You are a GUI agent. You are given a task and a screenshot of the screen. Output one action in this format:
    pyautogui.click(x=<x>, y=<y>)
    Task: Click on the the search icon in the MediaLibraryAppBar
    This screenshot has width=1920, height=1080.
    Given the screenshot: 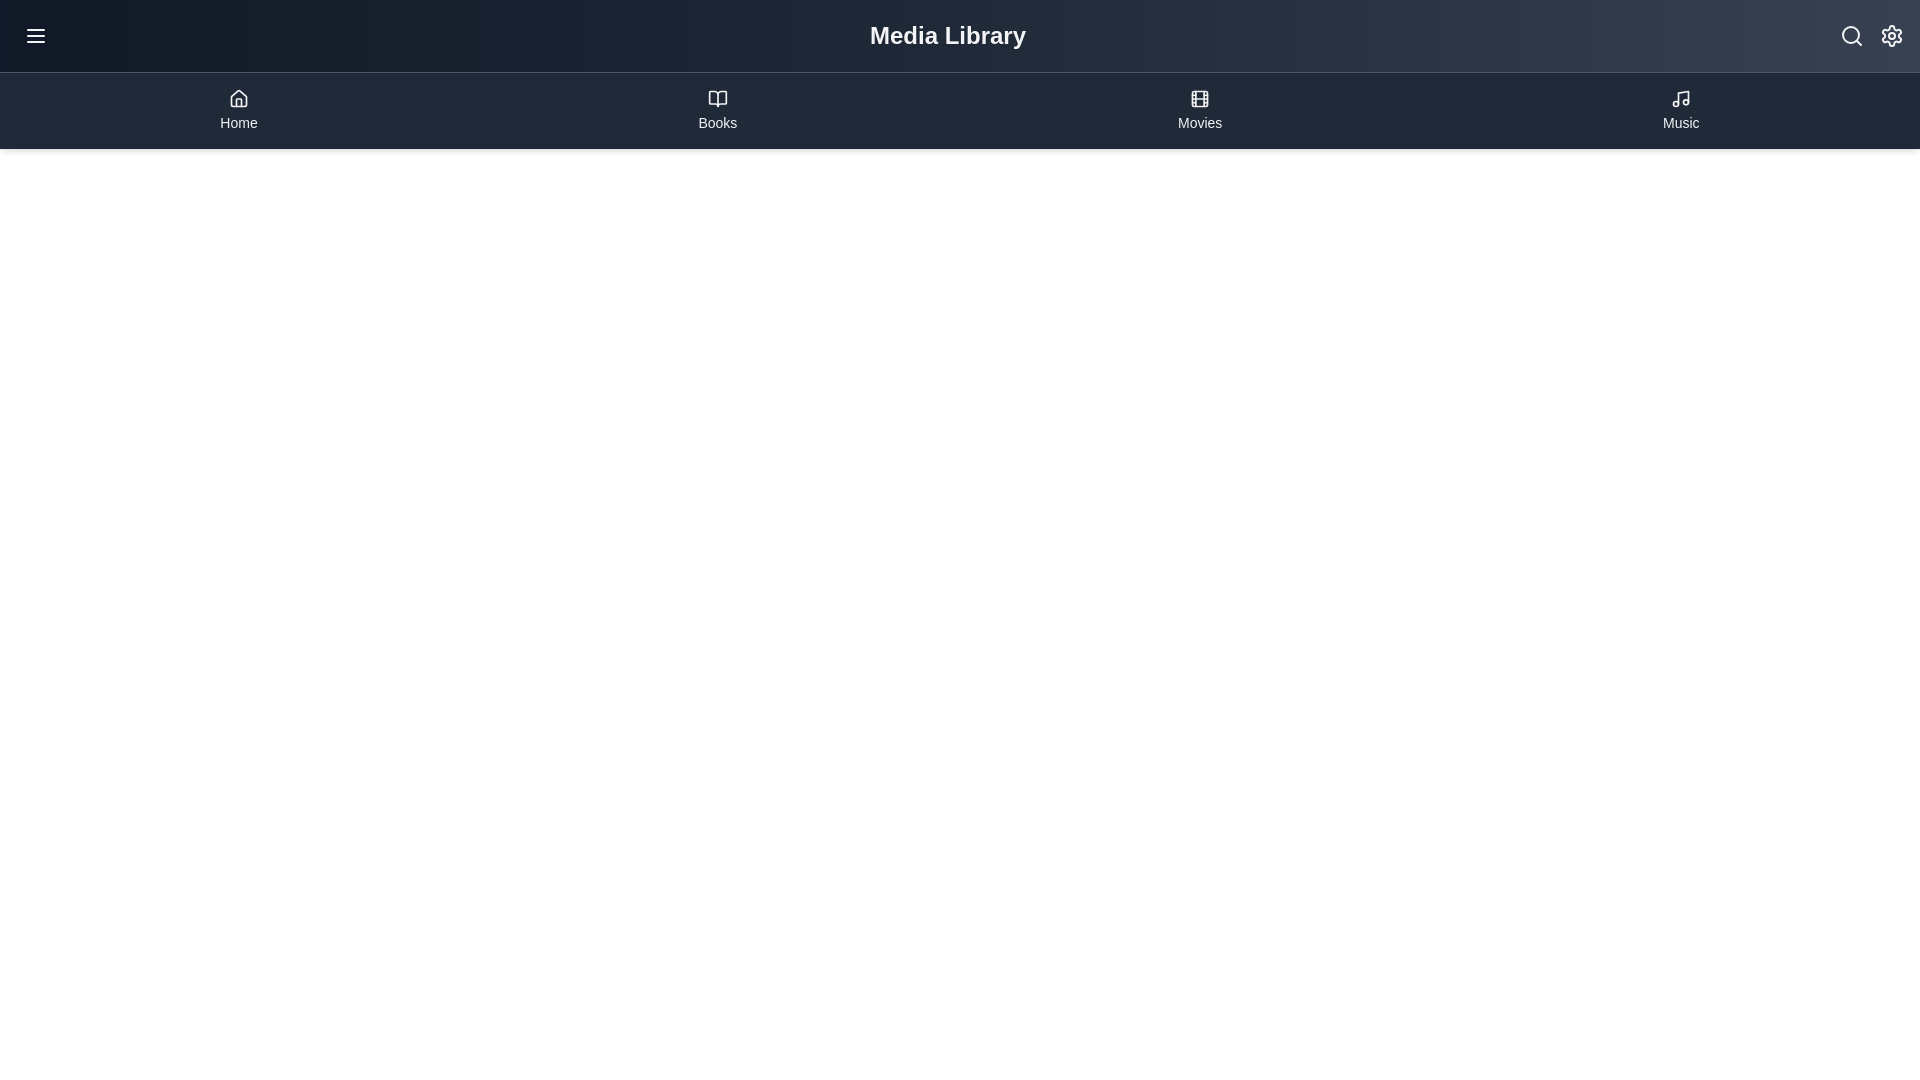 What is the action you would take?
    pyautogui.click(x=1851, y=35)
    